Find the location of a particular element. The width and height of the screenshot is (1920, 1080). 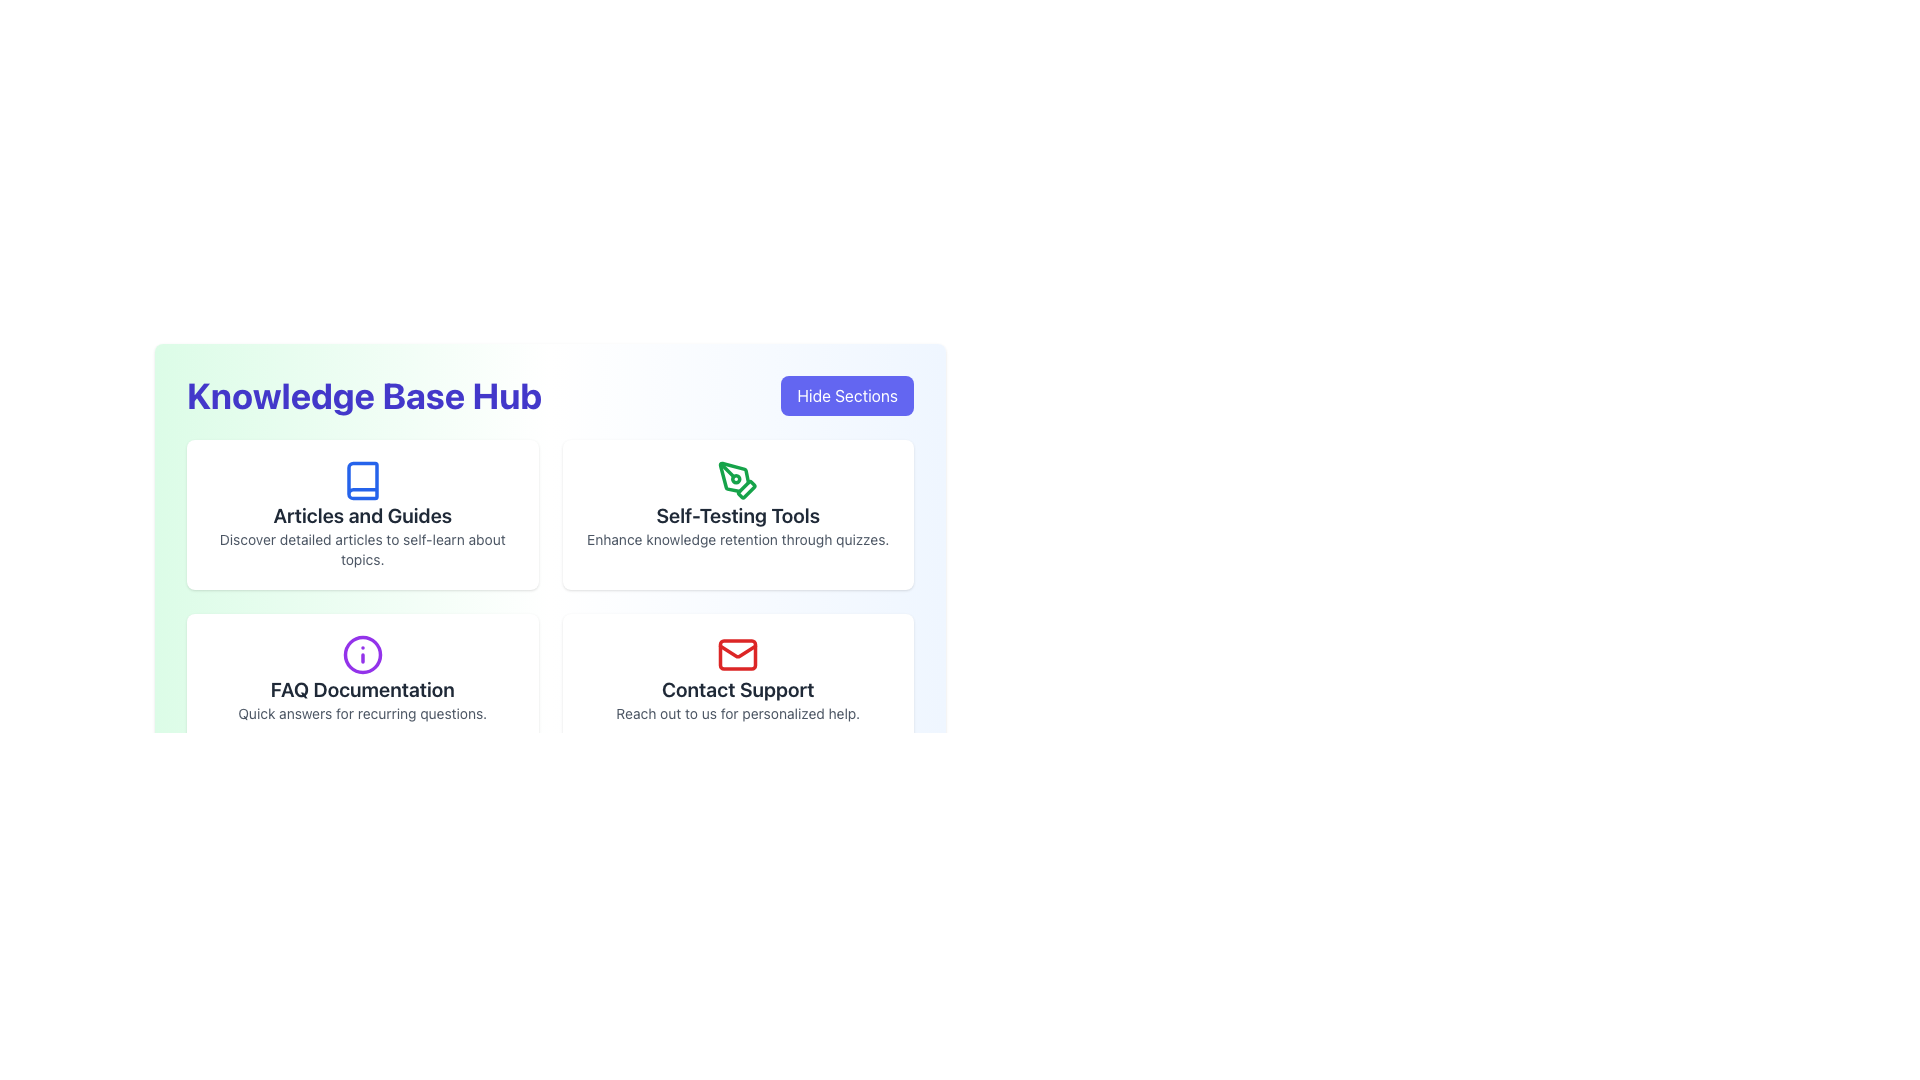

the Information Card located in the bottom-left quarter of the grid layout is located at coordinates (362, 677).